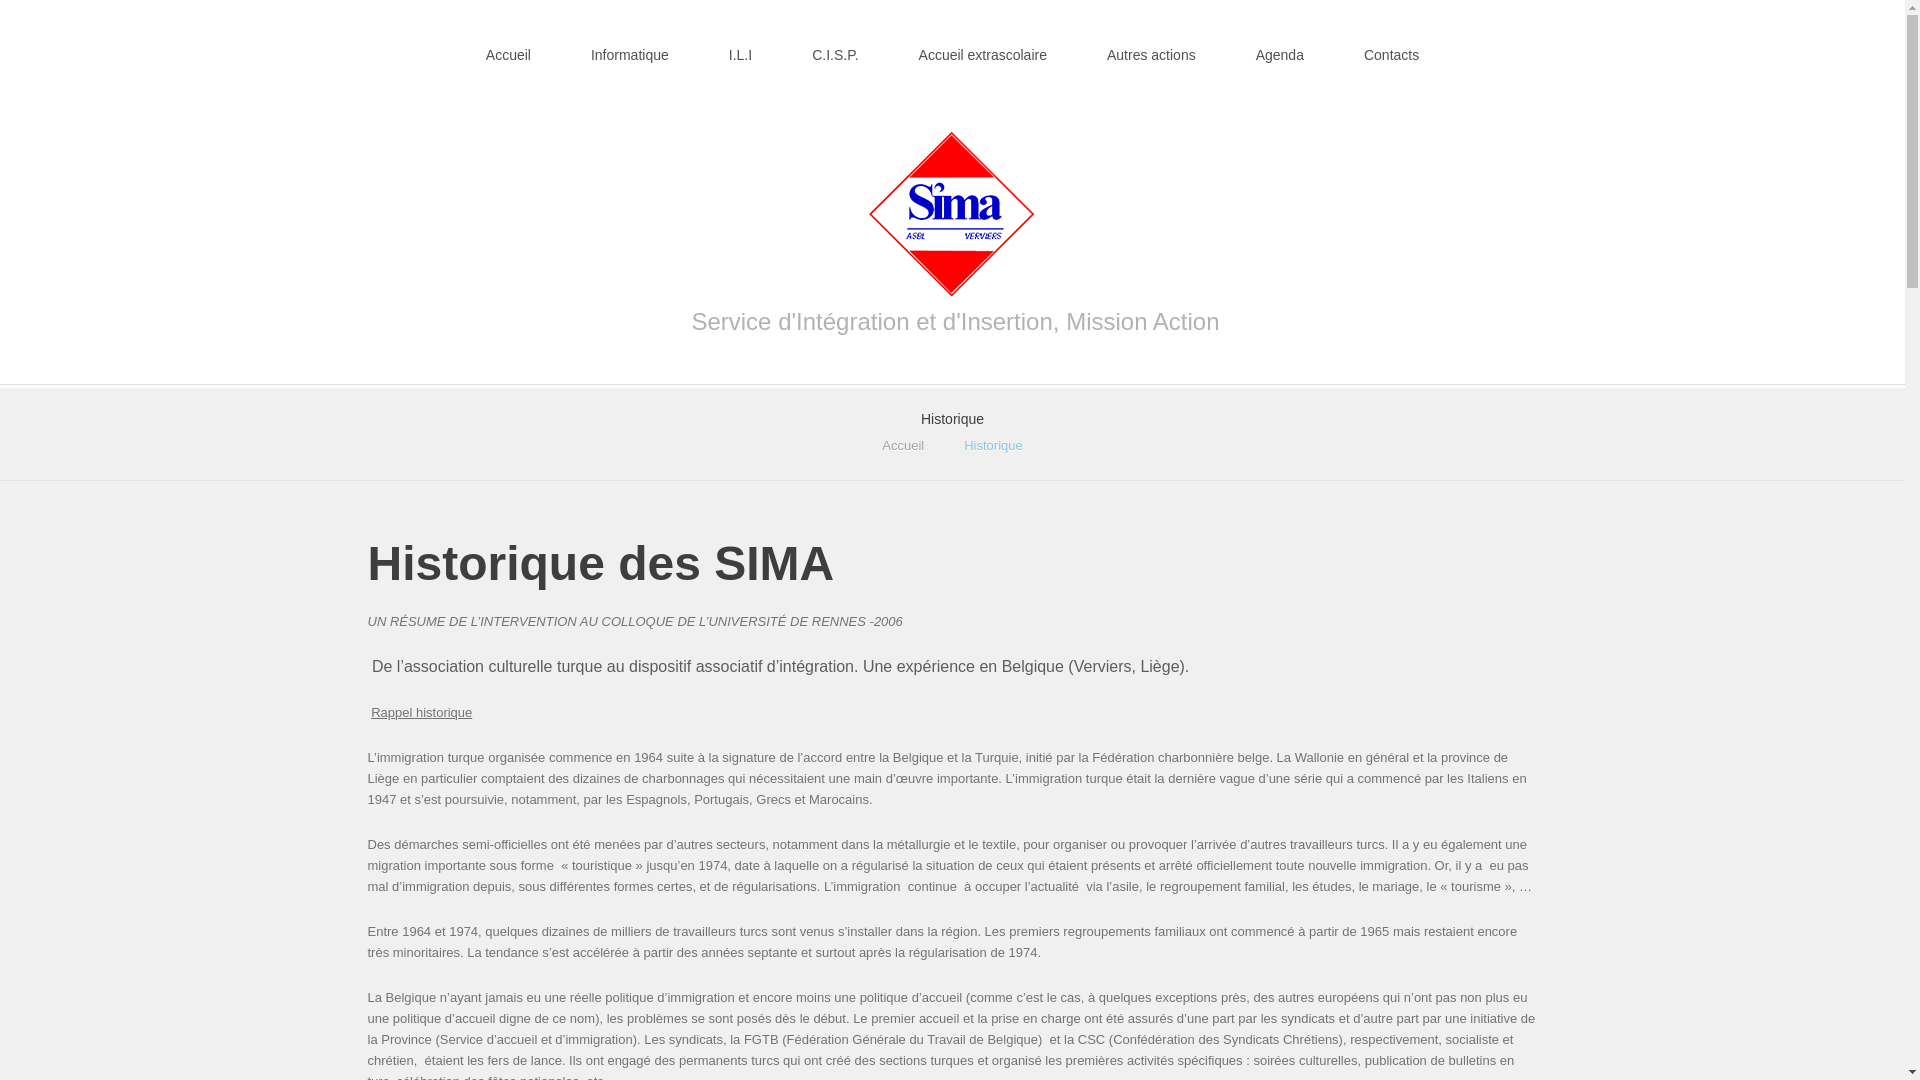 This screenshot has height=1080, width=1920. Describe the element at coordinates (1151, 42) in the screenshot. I see `'Autres actions'` at that location.